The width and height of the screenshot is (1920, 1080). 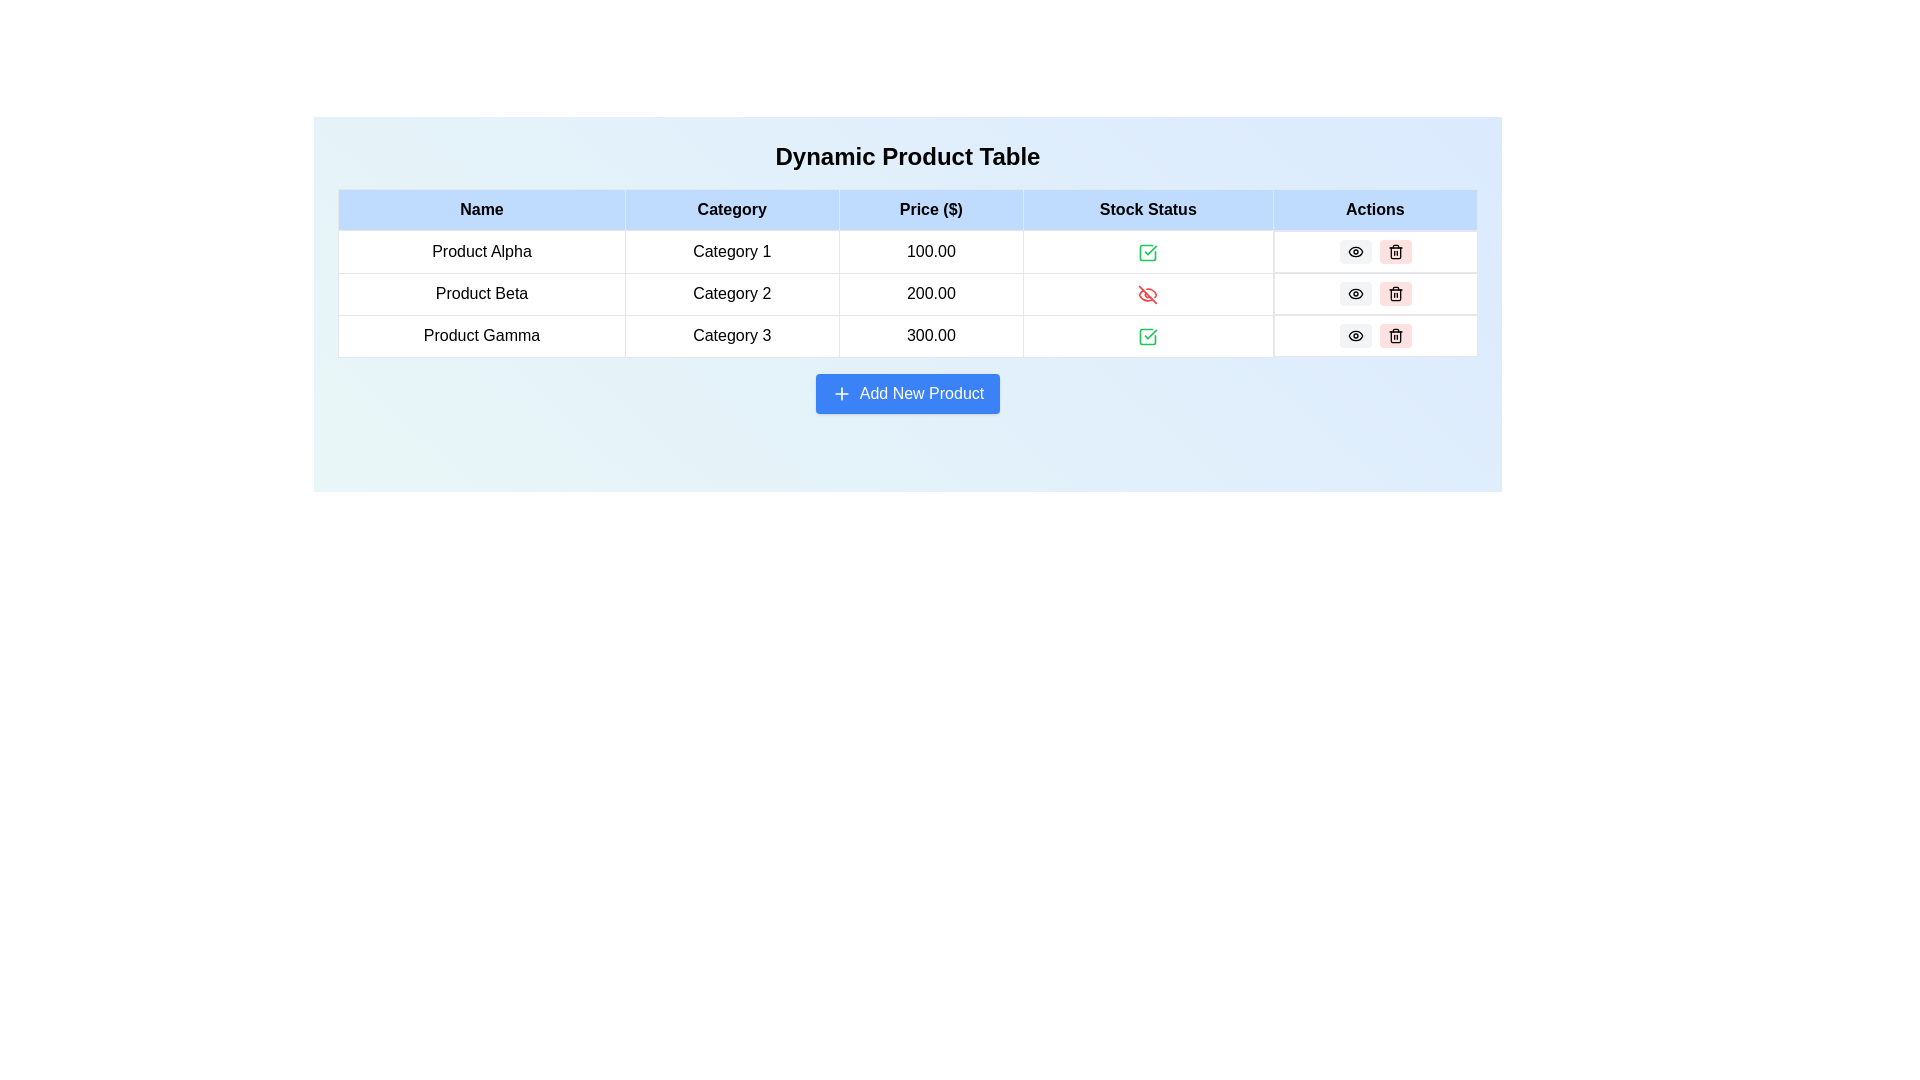 I want to click on the button located at the bottom of the 'Dynamic Product Table' interface to observe its hover effects, so click(x=906, y=393).